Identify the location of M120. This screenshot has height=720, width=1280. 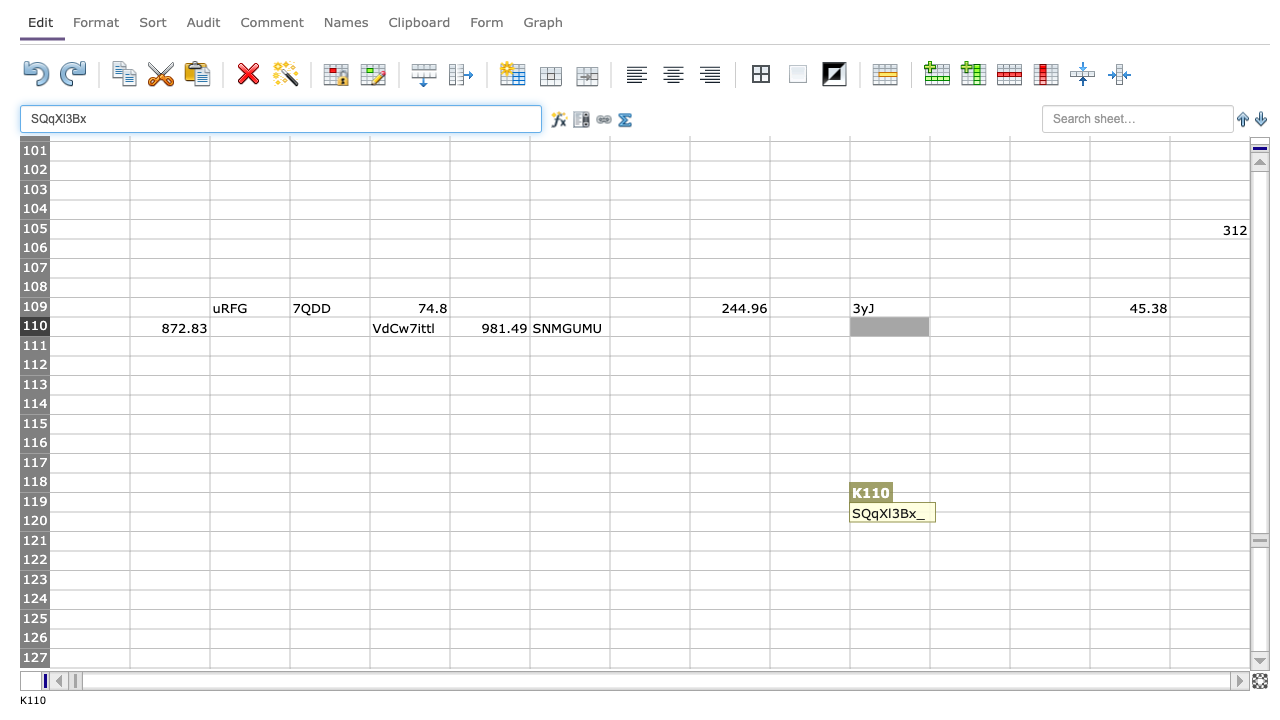
(1048, 520).